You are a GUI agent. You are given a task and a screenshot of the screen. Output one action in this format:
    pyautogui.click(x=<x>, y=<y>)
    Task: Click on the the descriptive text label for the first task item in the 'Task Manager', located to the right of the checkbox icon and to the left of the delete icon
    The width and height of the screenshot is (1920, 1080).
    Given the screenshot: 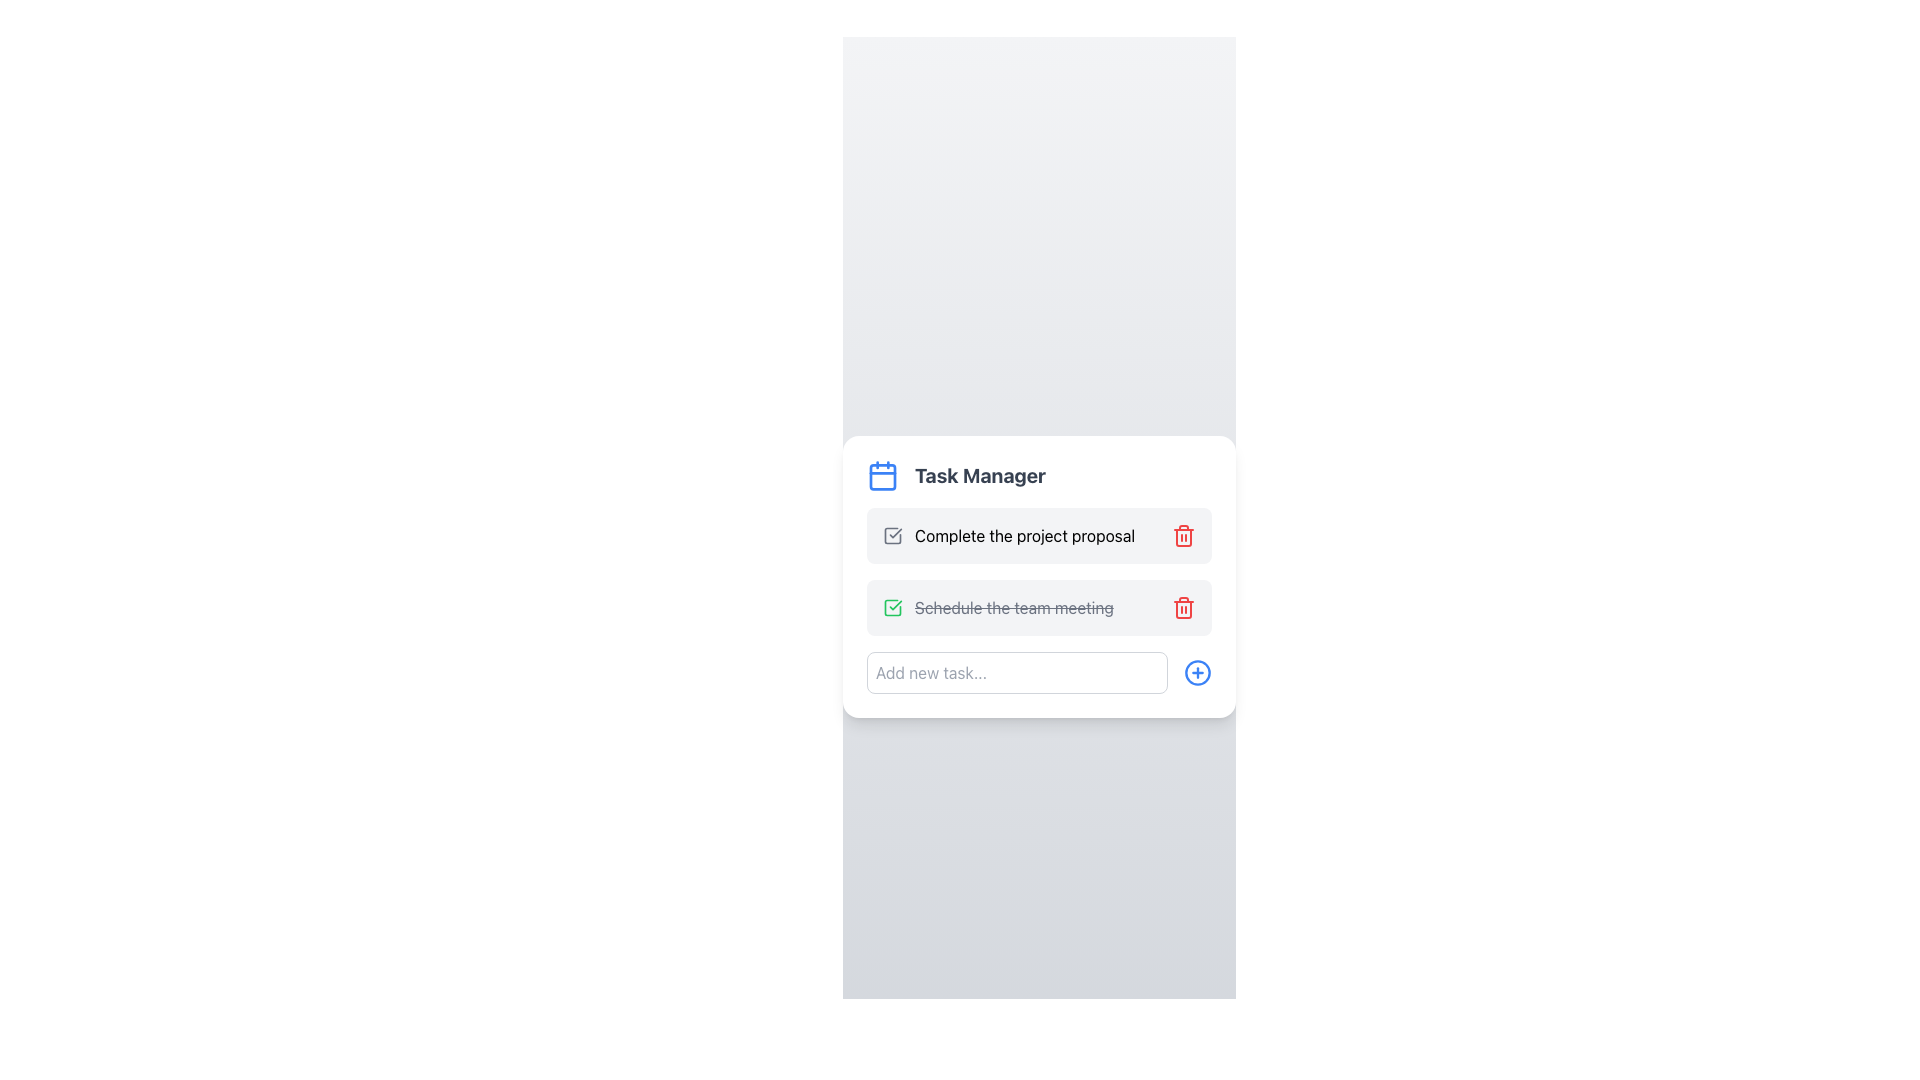 What is the action you would take?
    pyautogui.click(x=1025, y=535)
    